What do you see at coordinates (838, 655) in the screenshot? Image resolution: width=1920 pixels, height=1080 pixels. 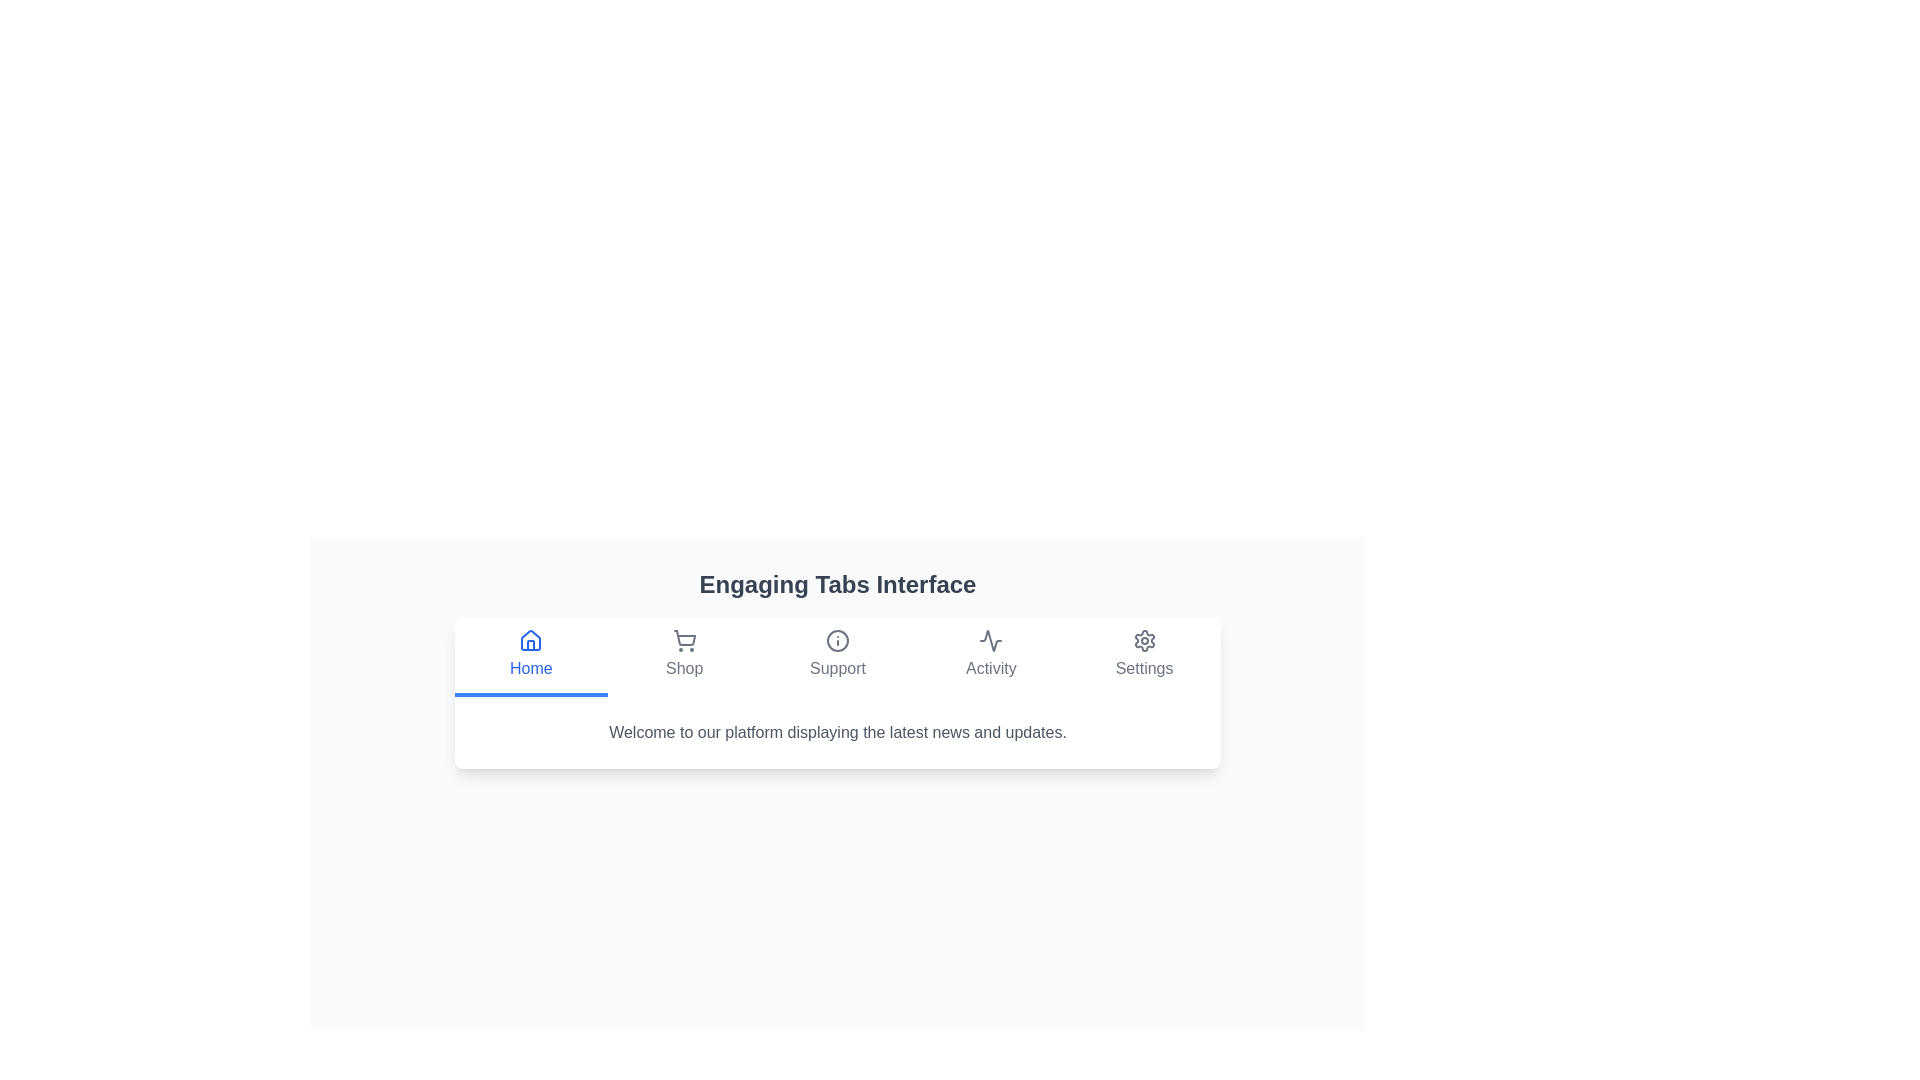 I see `the Navigation tab, located in the center of the top navigation bar` at bounding box center [838, 655].